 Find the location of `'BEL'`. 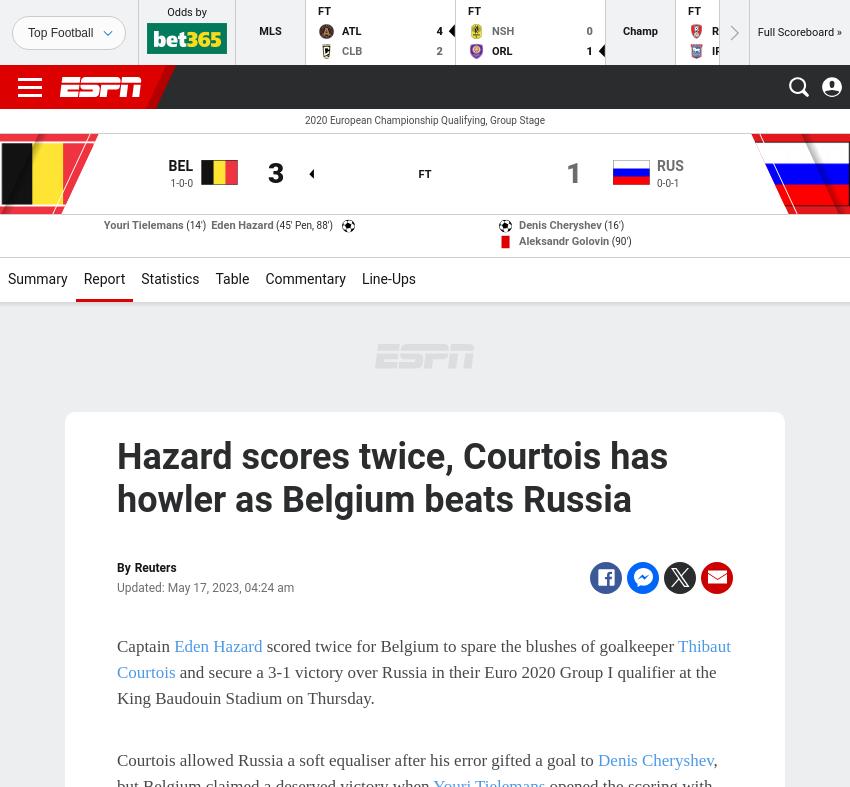

'BEL' is located at coordinates (179, 165).